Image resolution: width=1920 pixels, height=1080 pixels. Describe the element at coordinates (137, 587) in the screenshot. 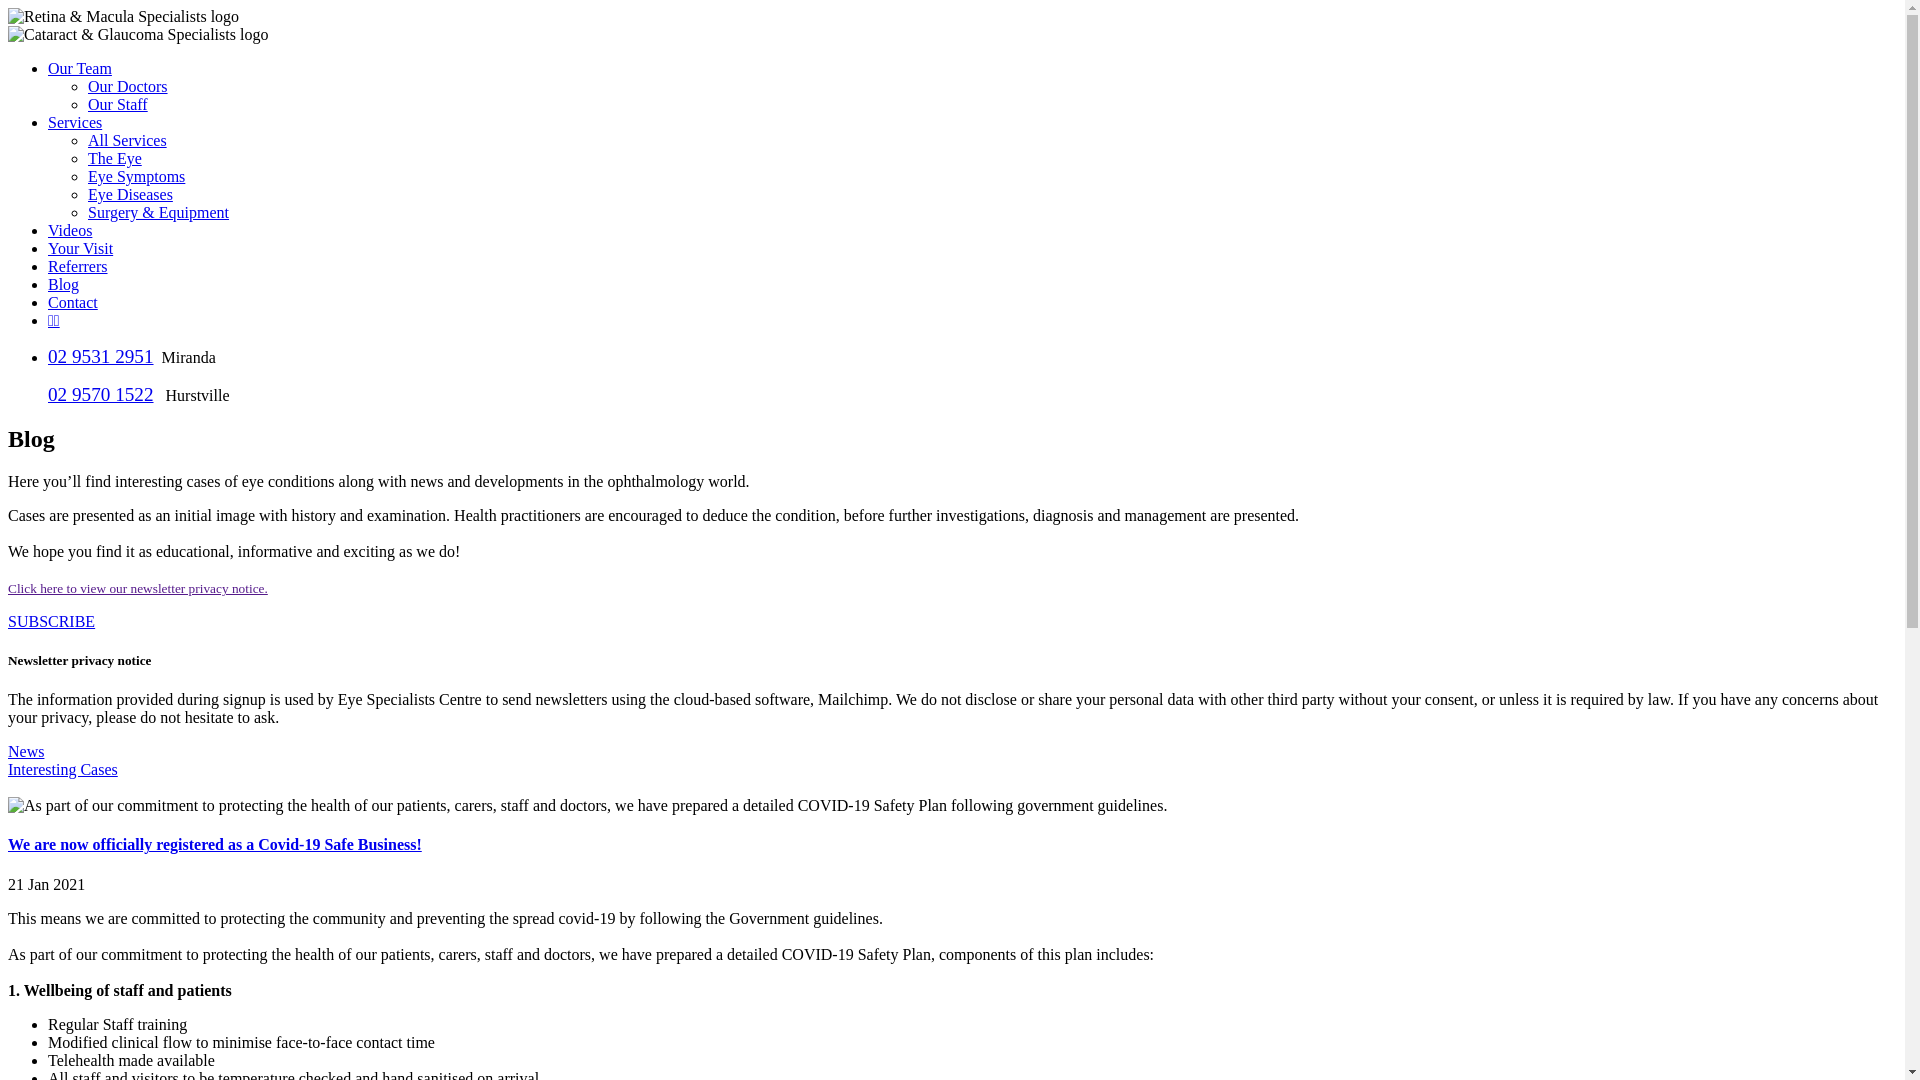

I see `'Click here to view our newsletter privacy notice.'` at that location.